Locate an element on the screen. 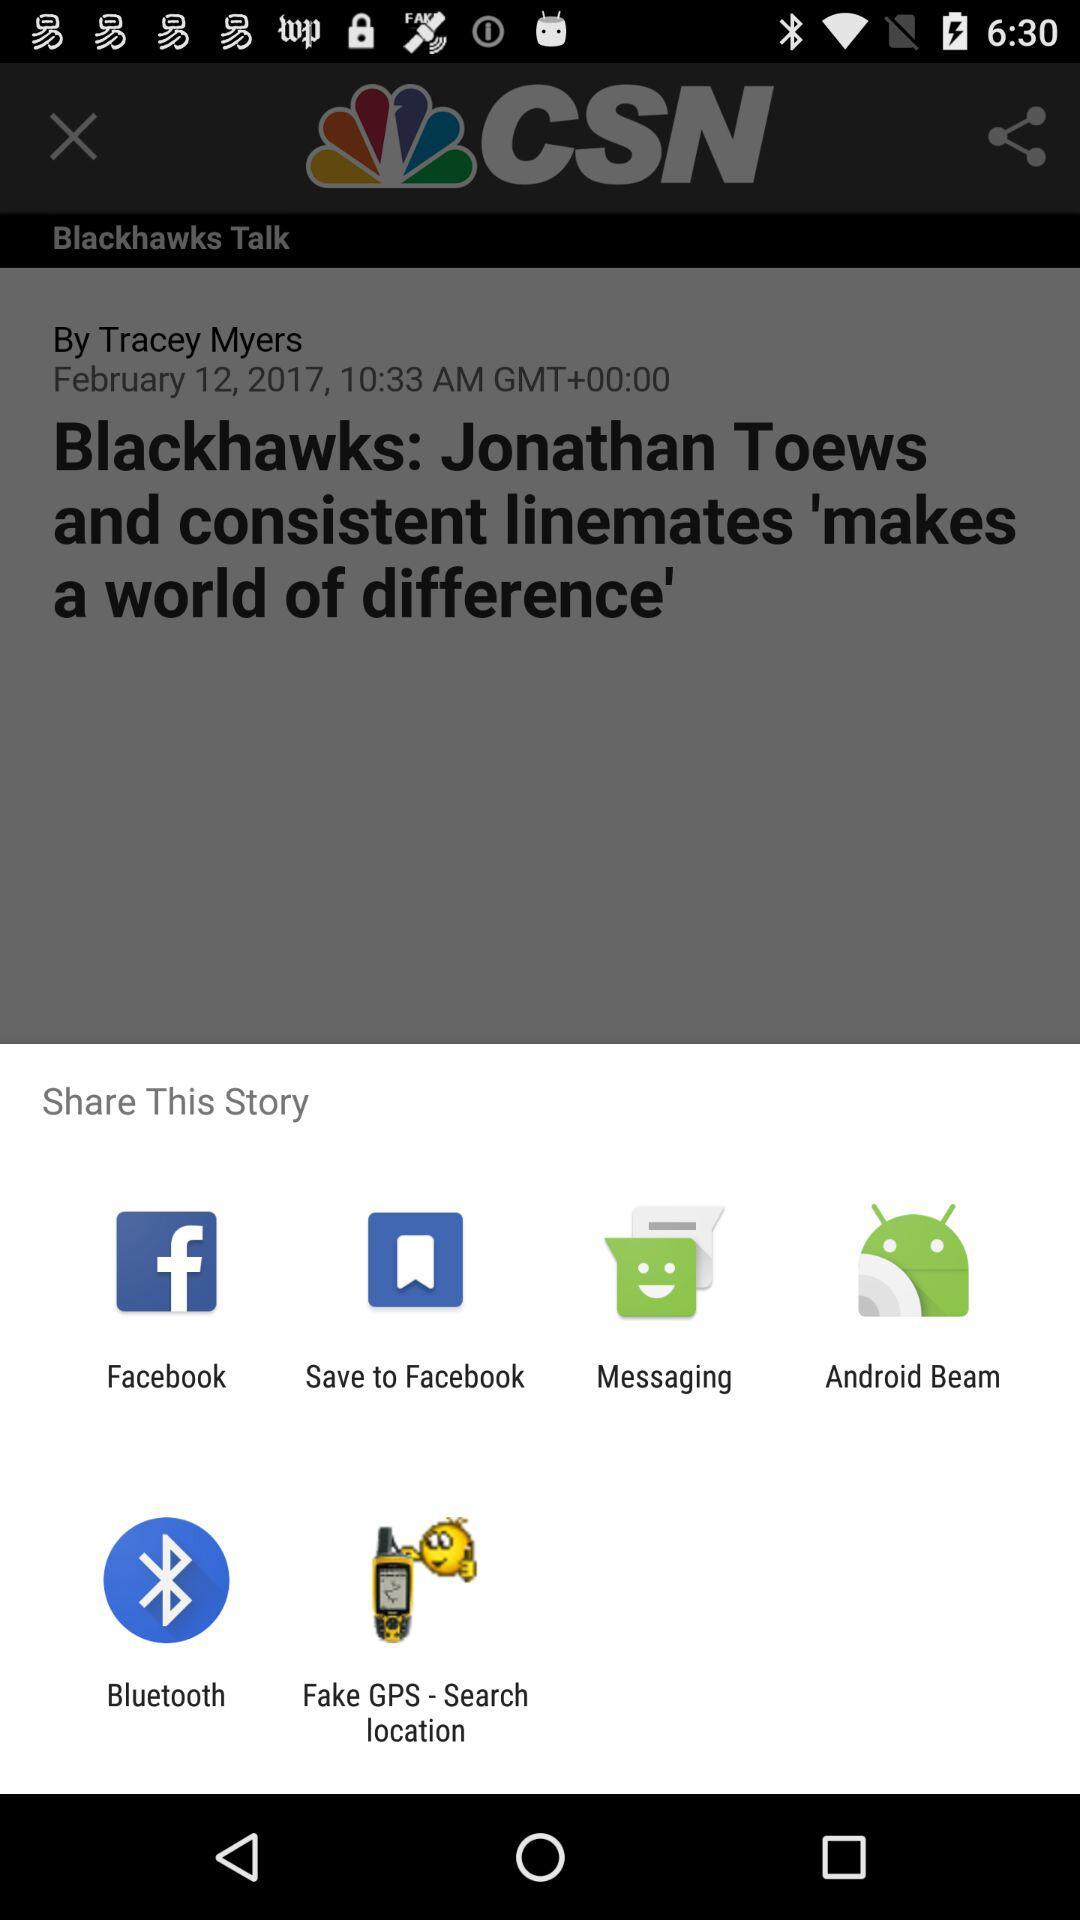 This screenshot has width=1080, height=1920. app to the right of the facebook is located at coordinates (414, 1392).